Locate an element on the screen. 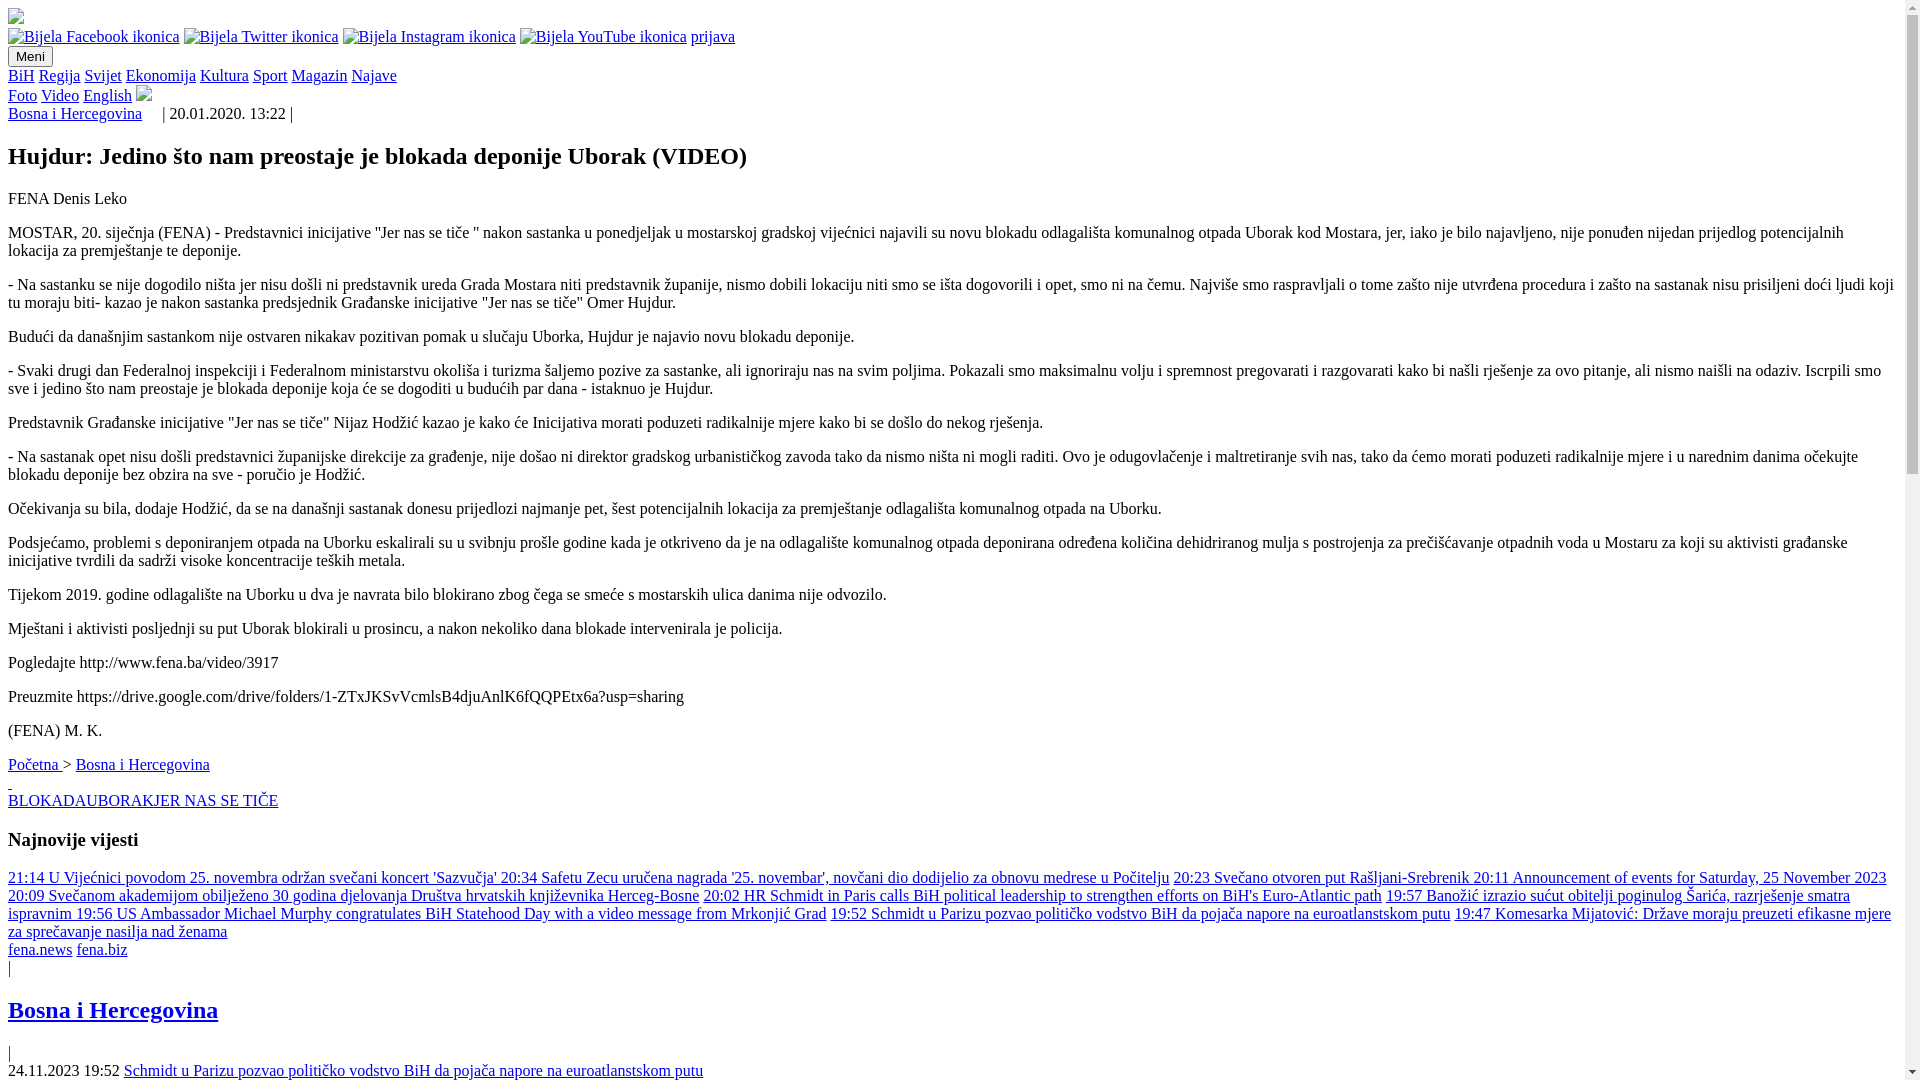 The width and height of the screenshot is (1920, 1080). 'UBORAK' is located at coordinates (119, 799).